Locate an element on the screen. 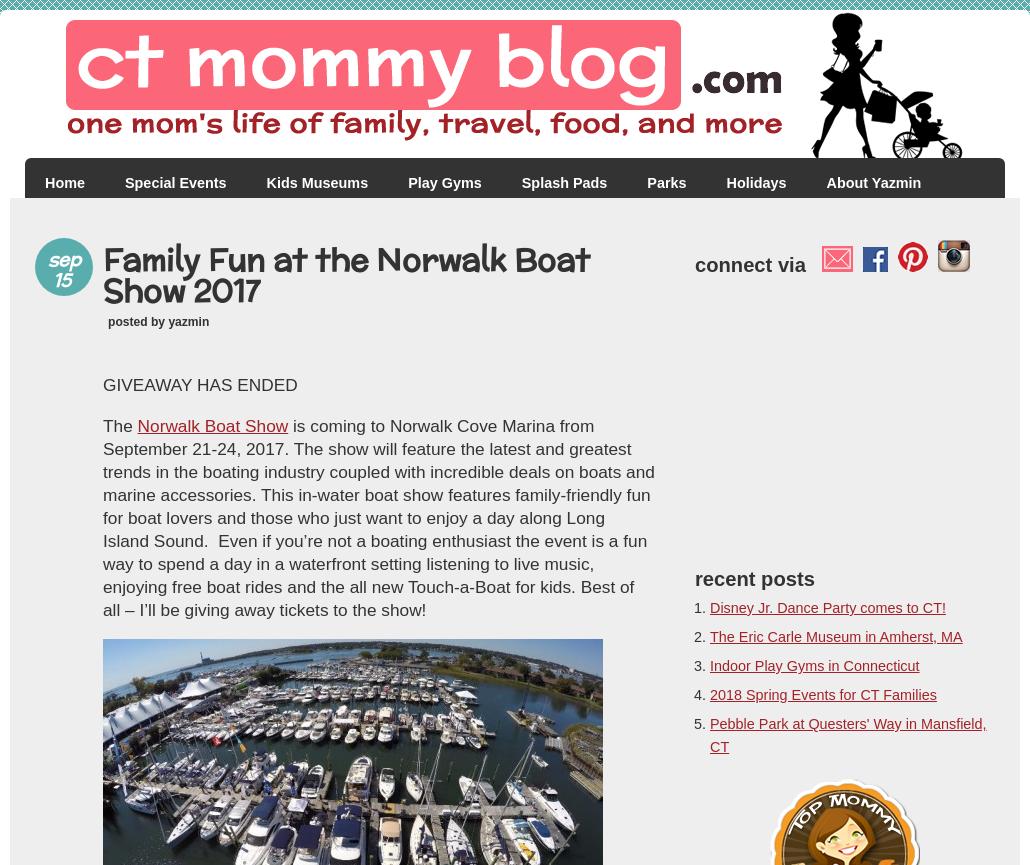 The image size is (1030, 865). 'Sep' is located at coordinates (63, 258).